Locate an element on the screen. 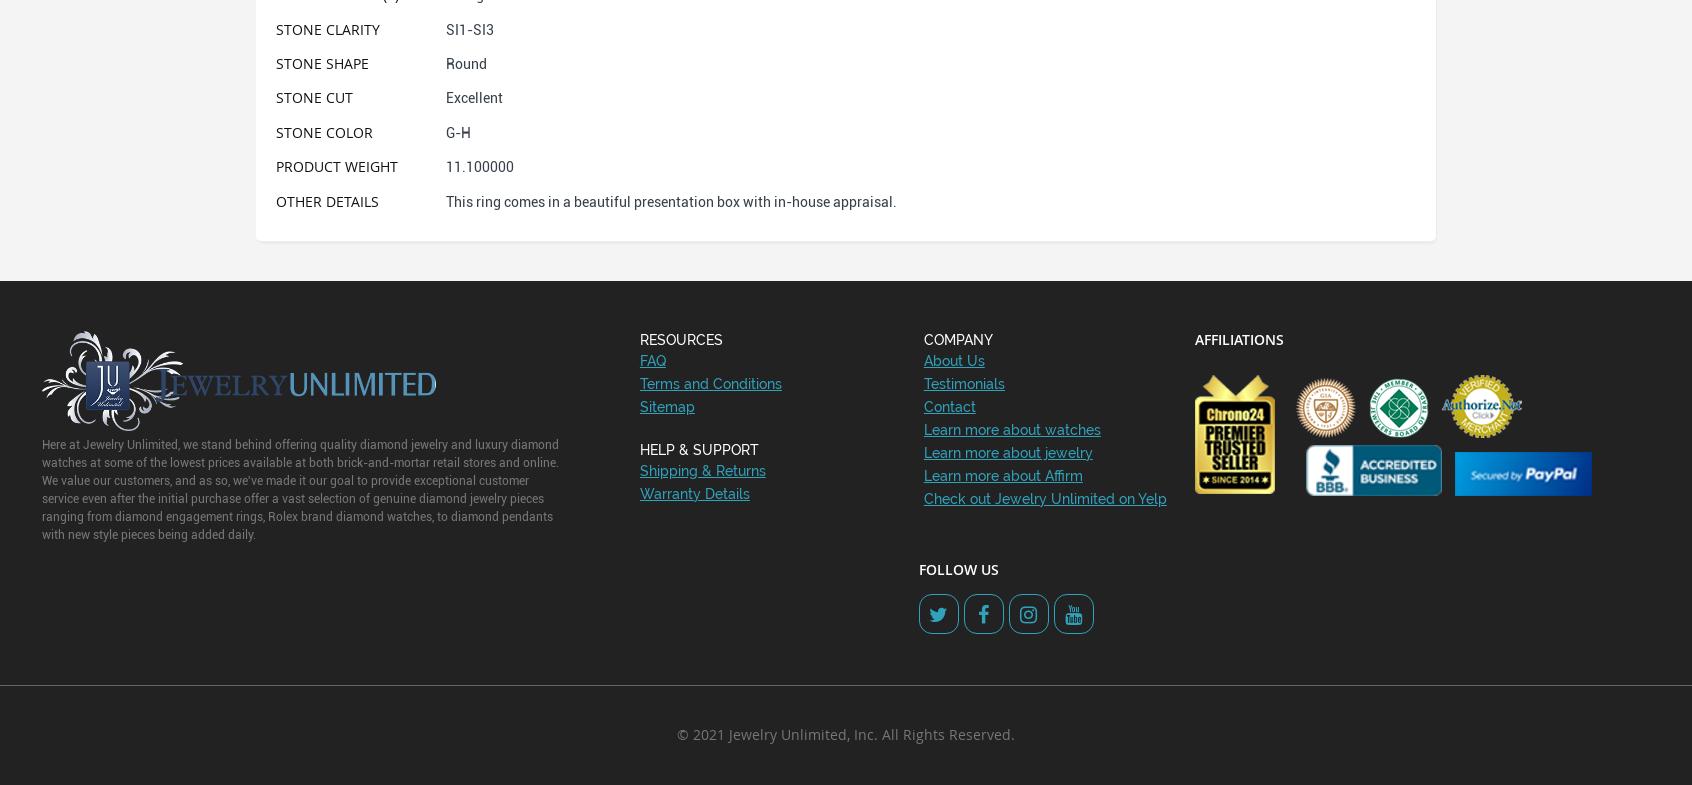 Image resolution: width=1692 pixels, height=785 pixels. 'Stone Clarity' is located at coordinates (327, 27).